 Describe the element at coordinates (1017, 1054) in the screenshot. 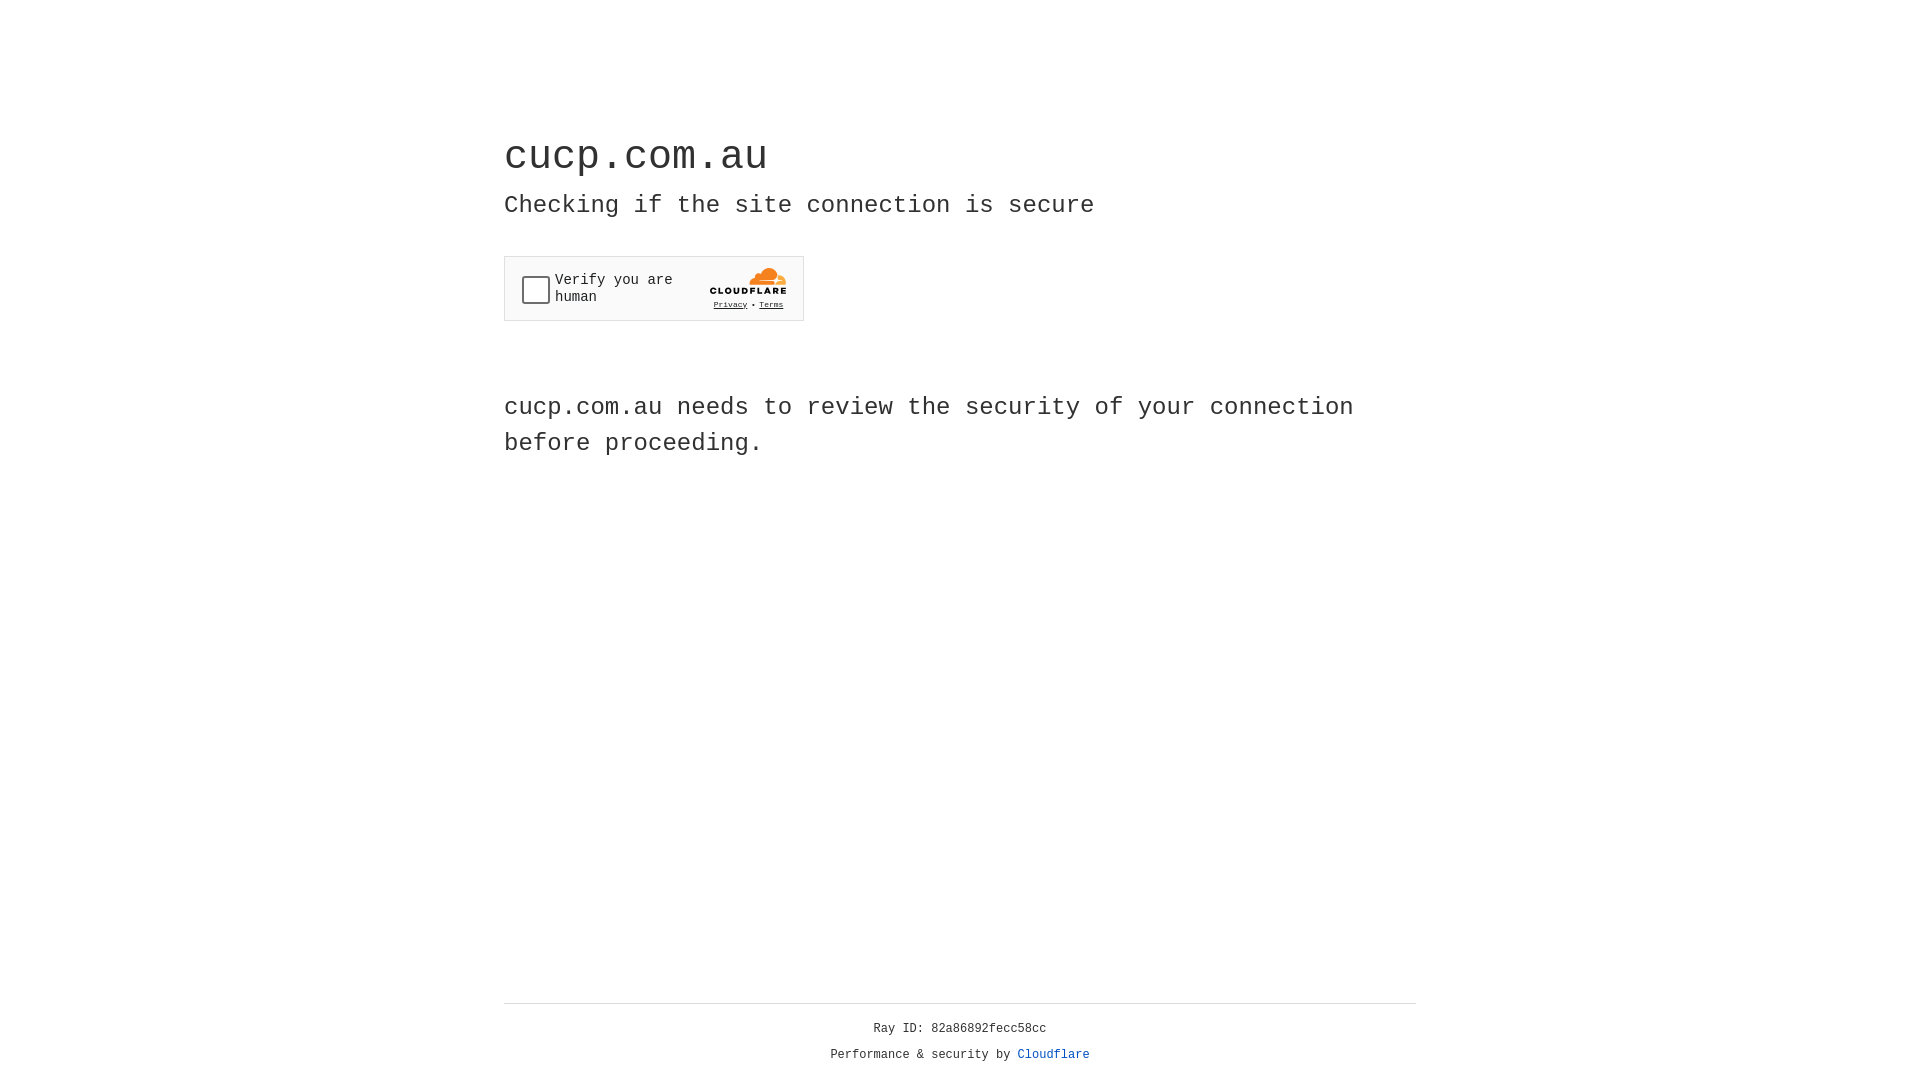

I see `'Cloudflare'` at that location.